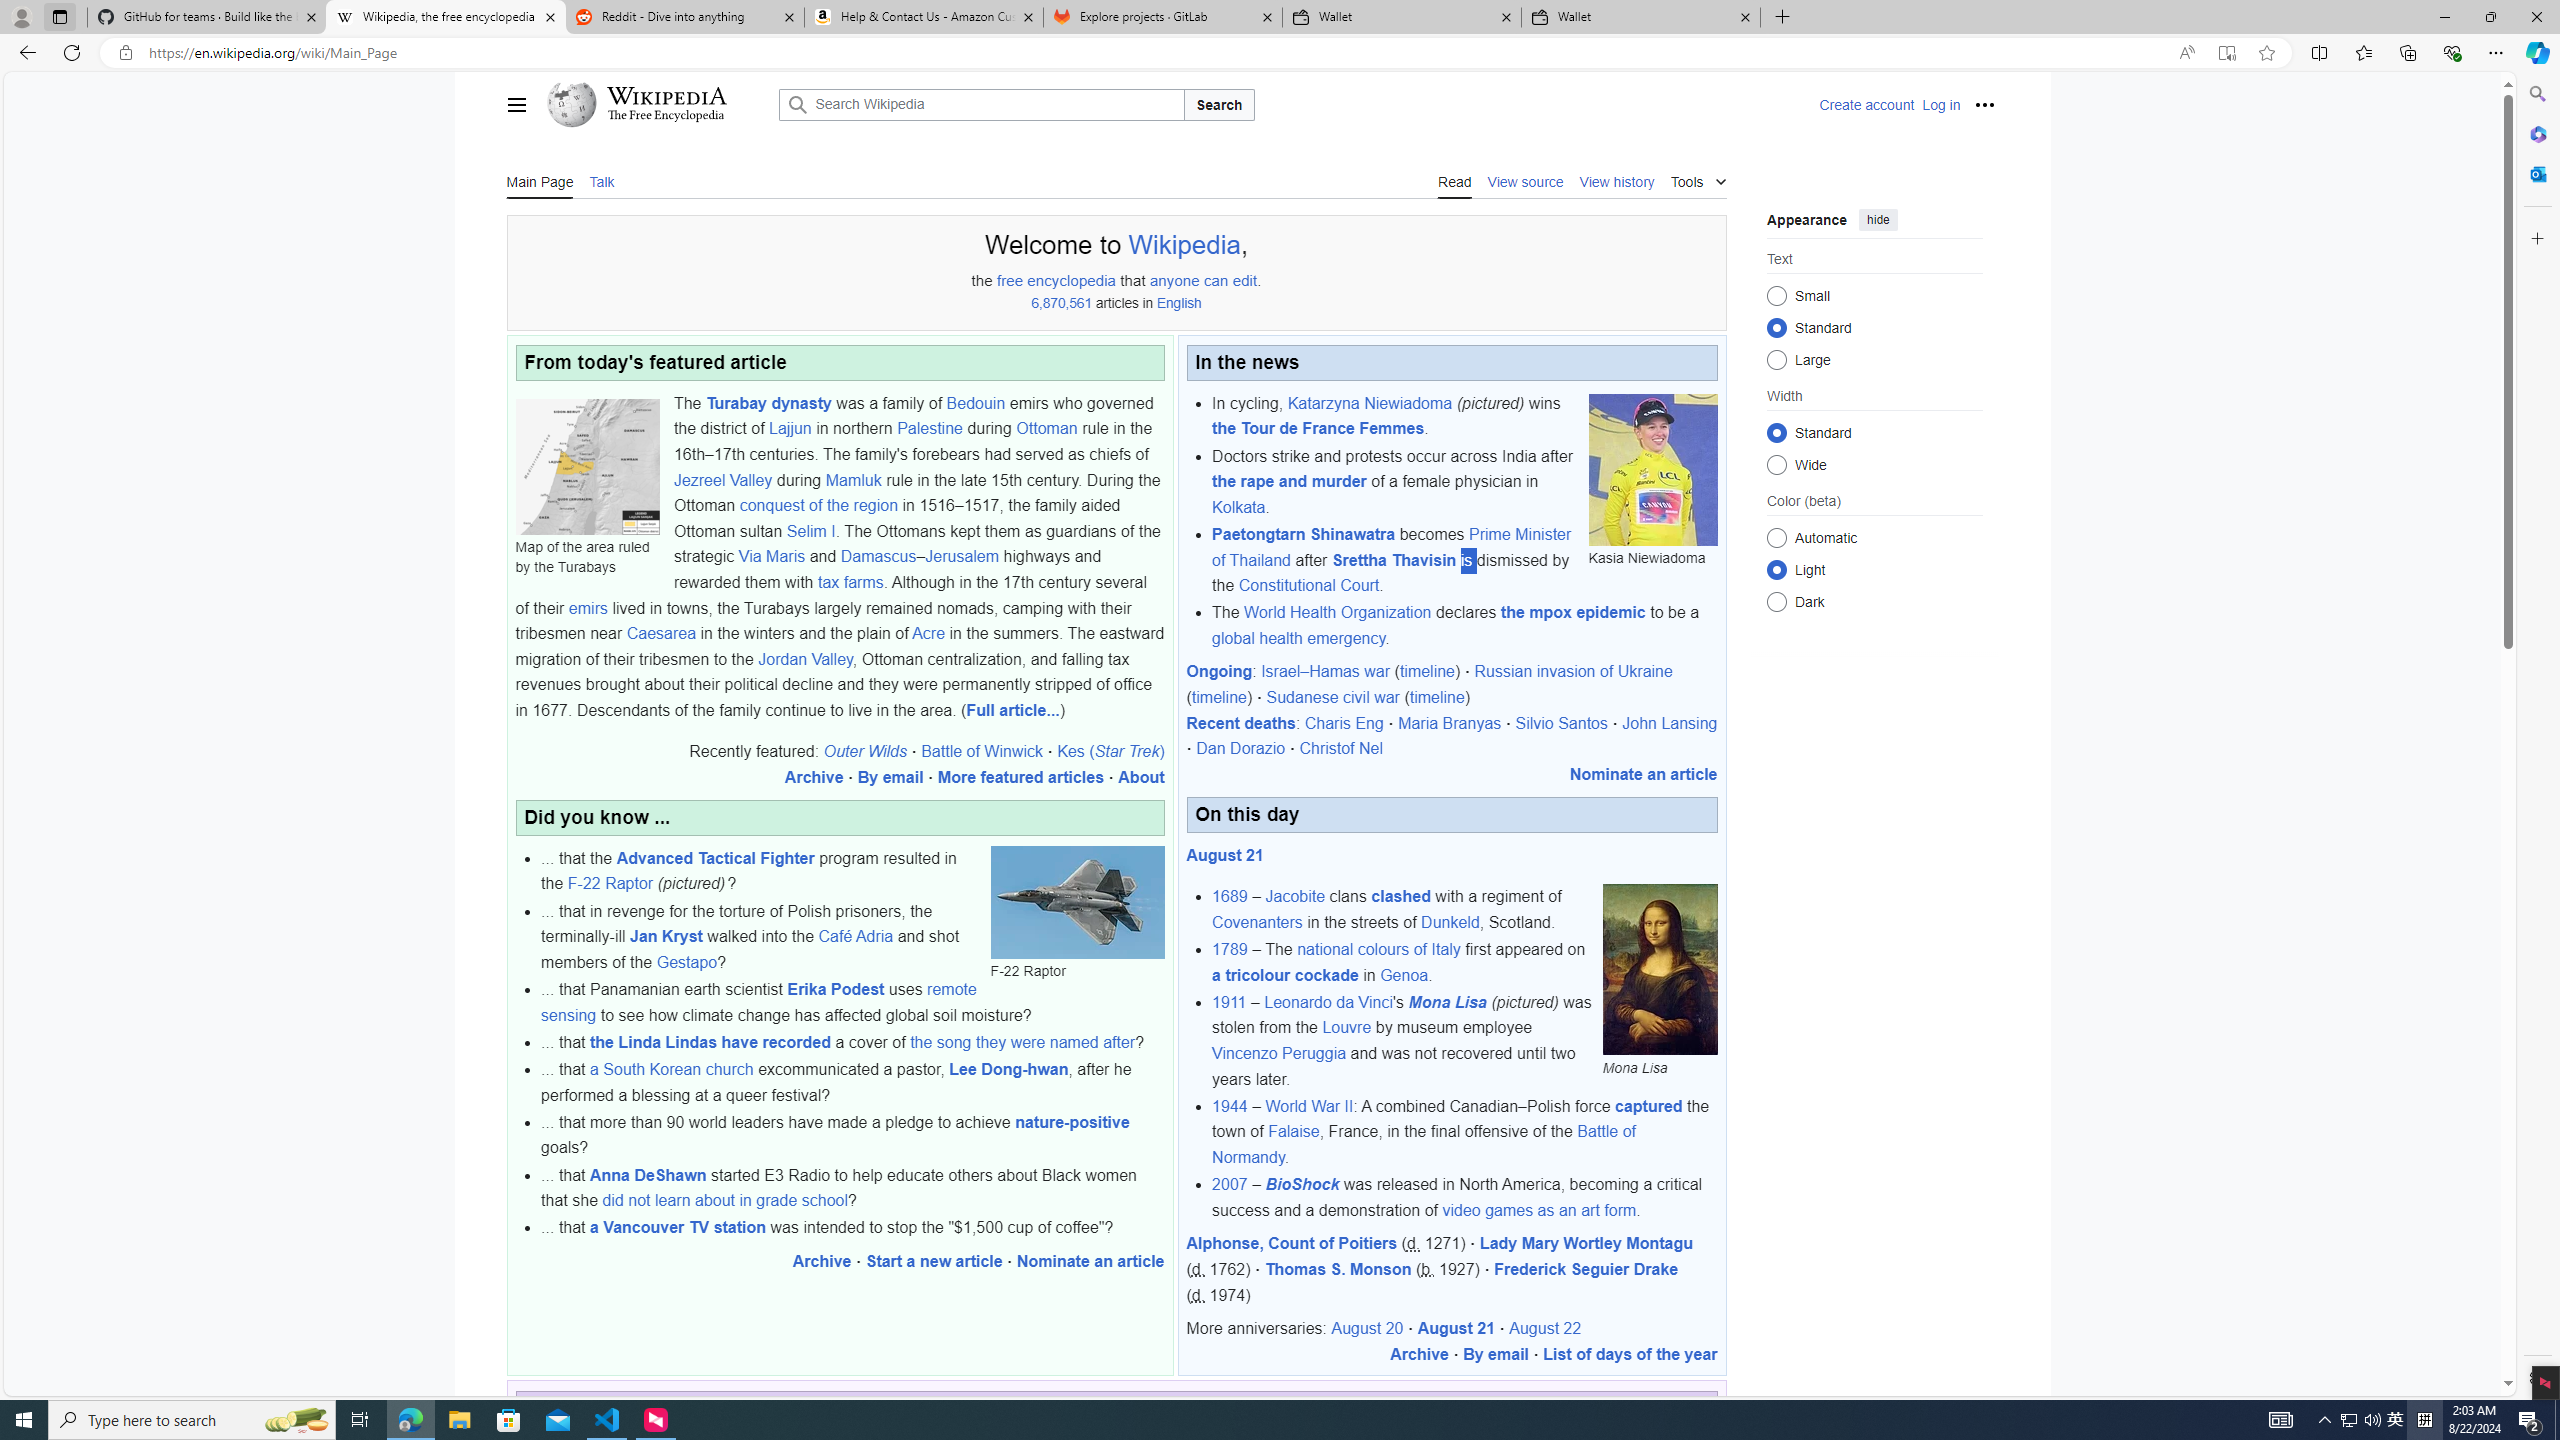 This screenshot has height=1440, width=2560. I want to click on 'Jerusalem', so click(962, 556).